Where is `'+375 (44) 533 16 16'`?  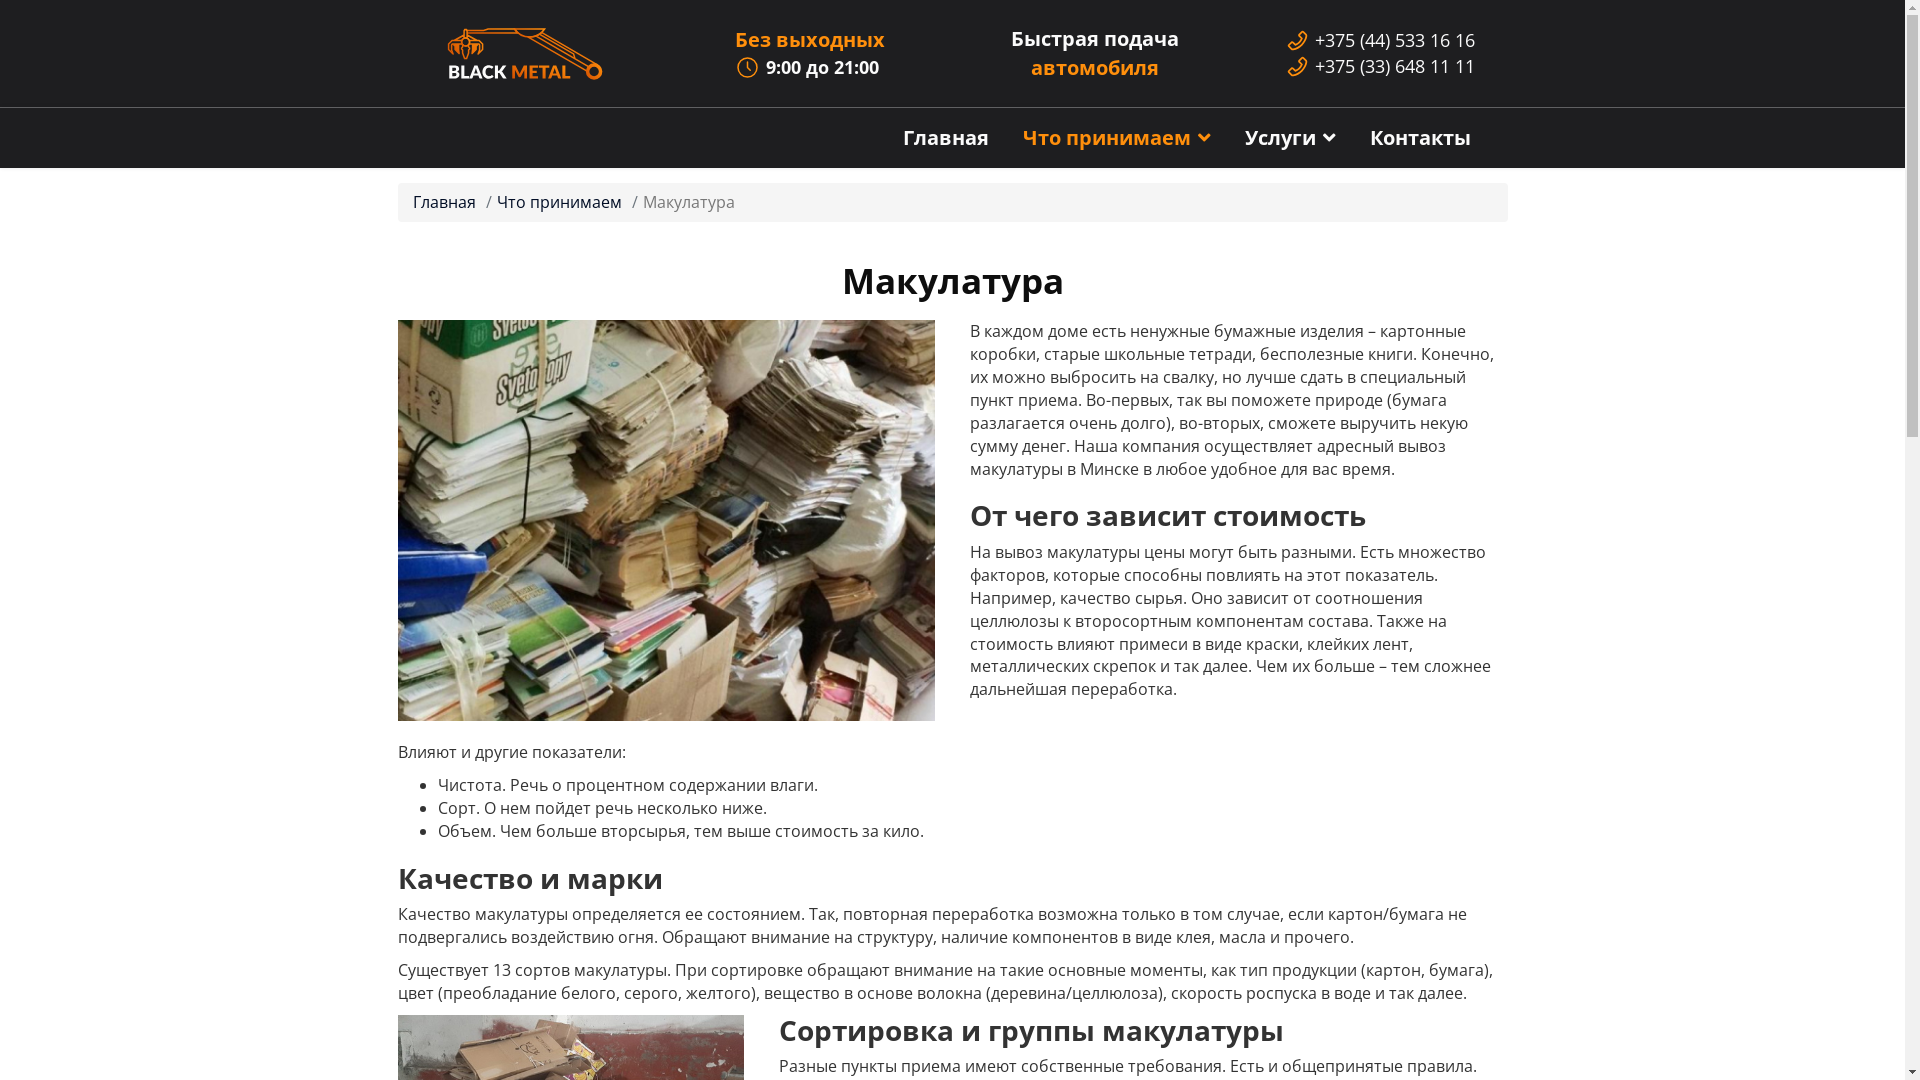
'+375 (44) 533 16 16' is located at coordinates (1315, 39).